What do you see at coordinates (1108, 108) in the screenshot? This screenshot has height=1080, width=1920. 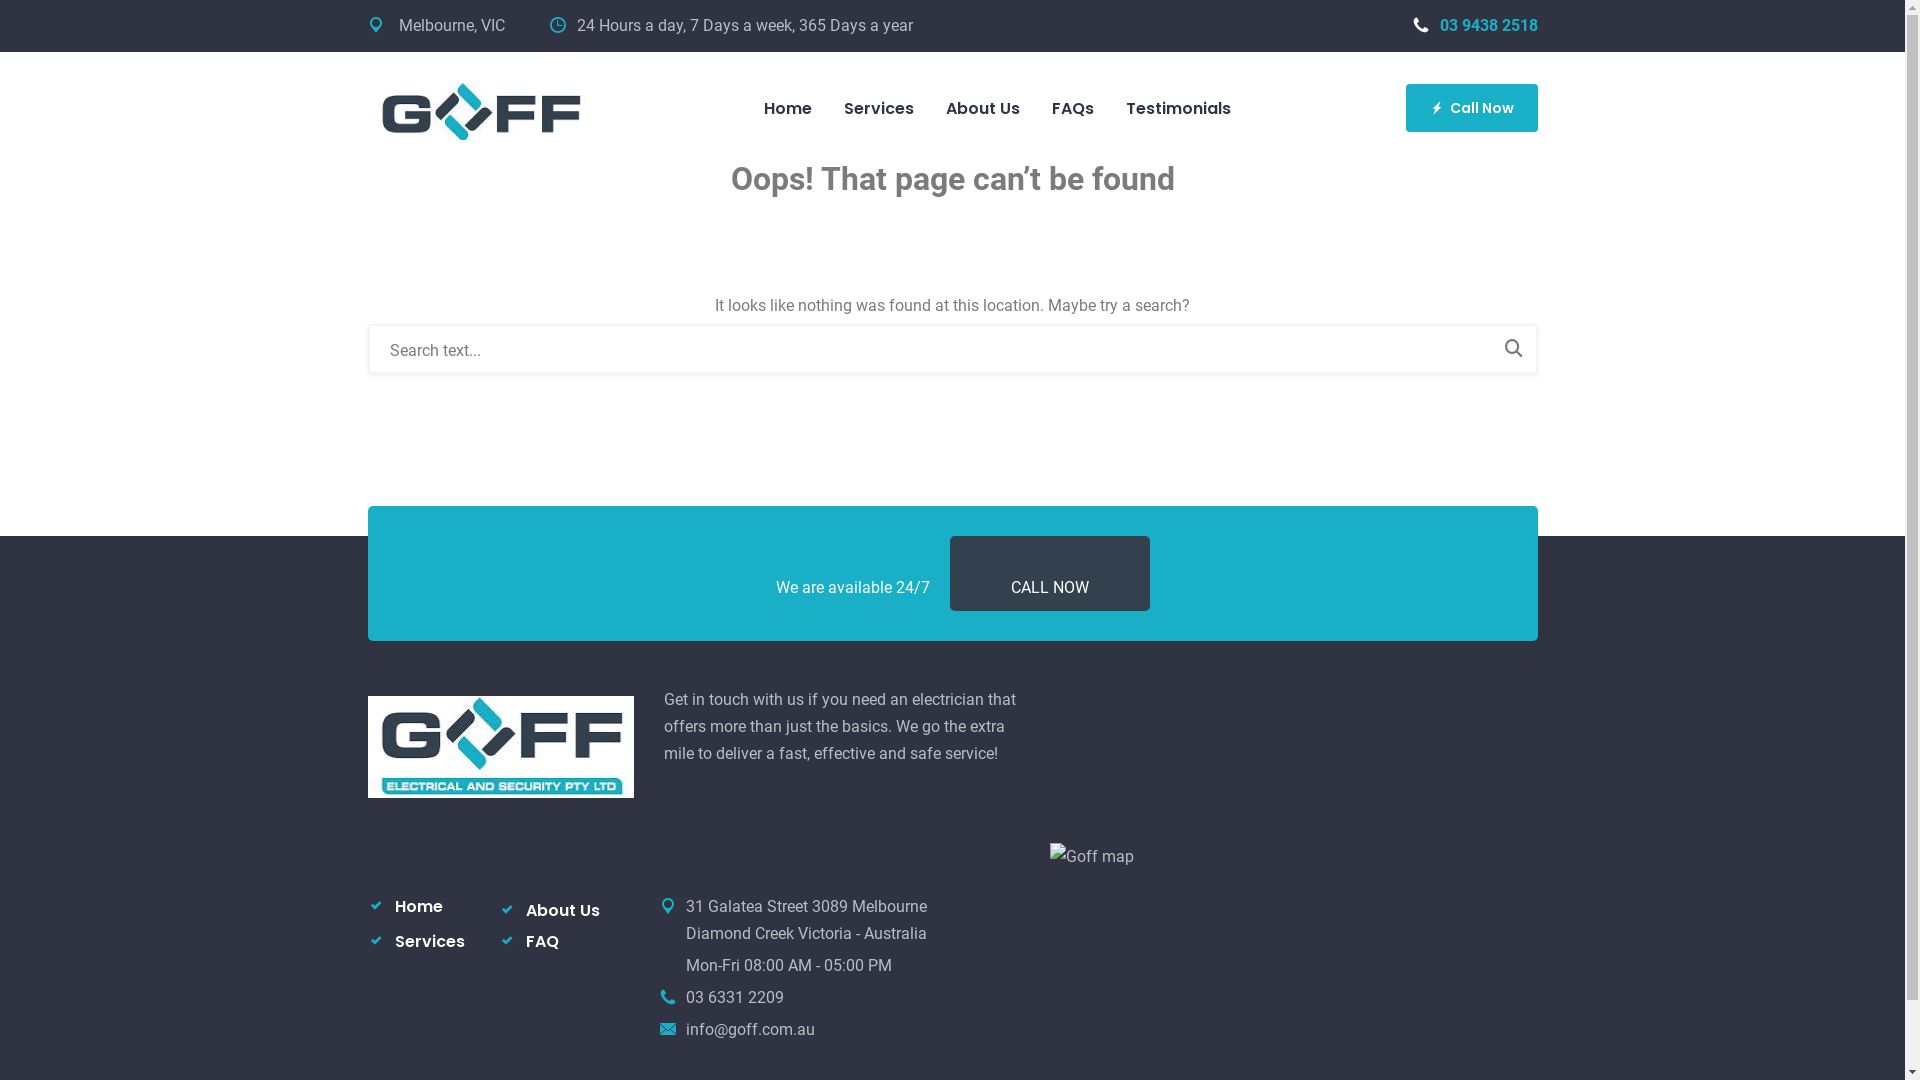 I see `'Testimonials'` at bounding box center [1108, 108].